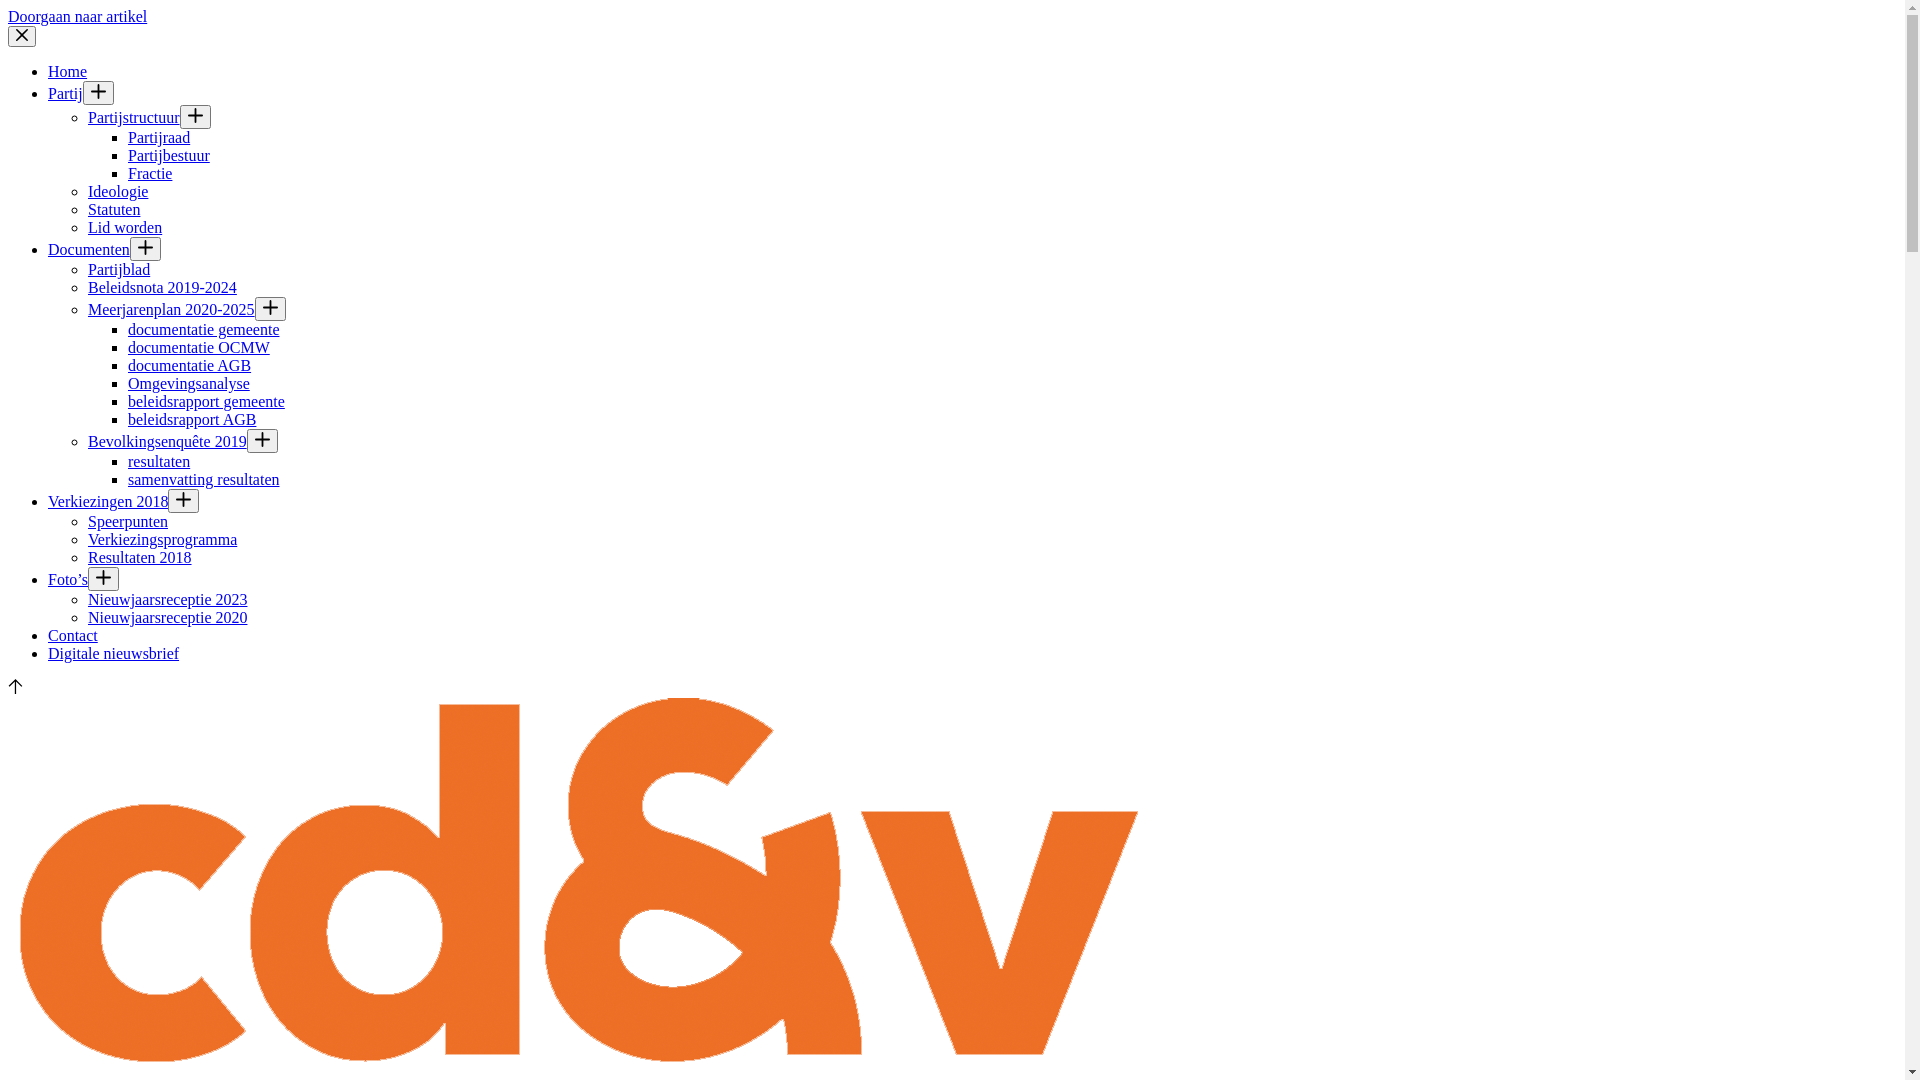 The height and width of the screenshot is (1080, 1920). I want to click on 'Partijstructuur', so click(133, 117).